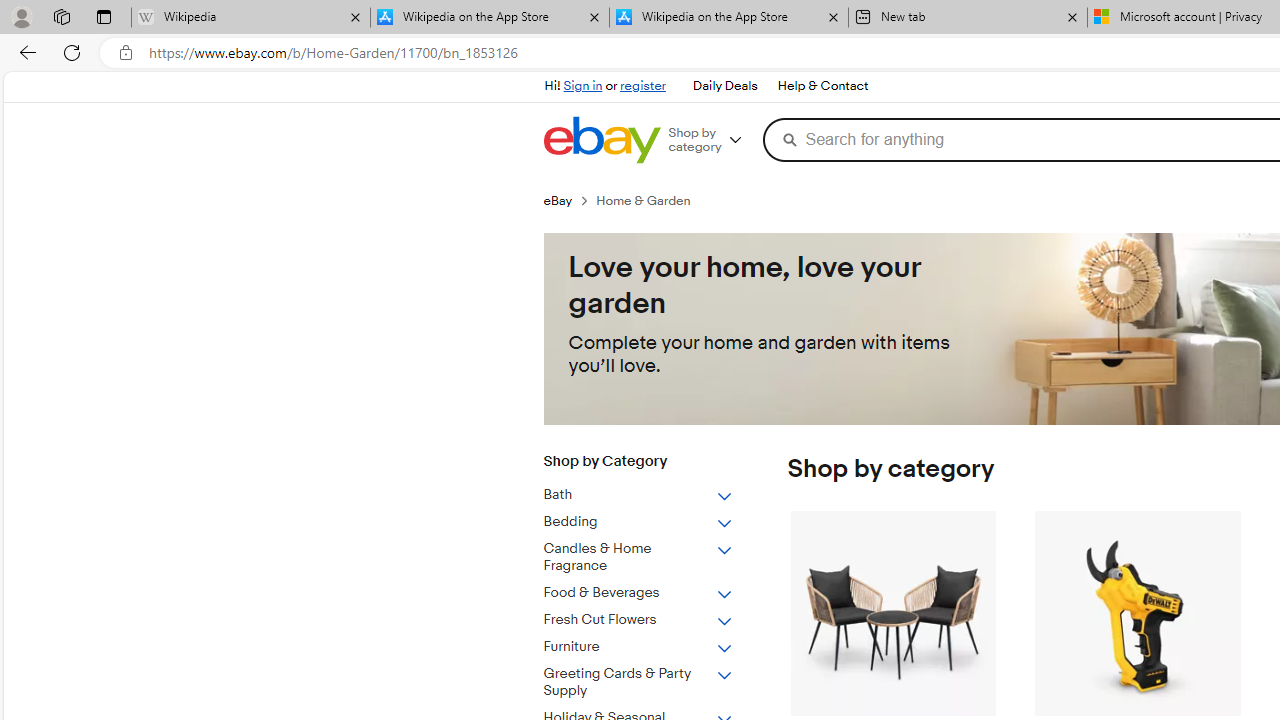 This screenshot has width=1280, height=720. What do you see at coordinates (103, 16) in the screenshot?
I see `'Tab actions menu'` at bounding box center [103, 16].